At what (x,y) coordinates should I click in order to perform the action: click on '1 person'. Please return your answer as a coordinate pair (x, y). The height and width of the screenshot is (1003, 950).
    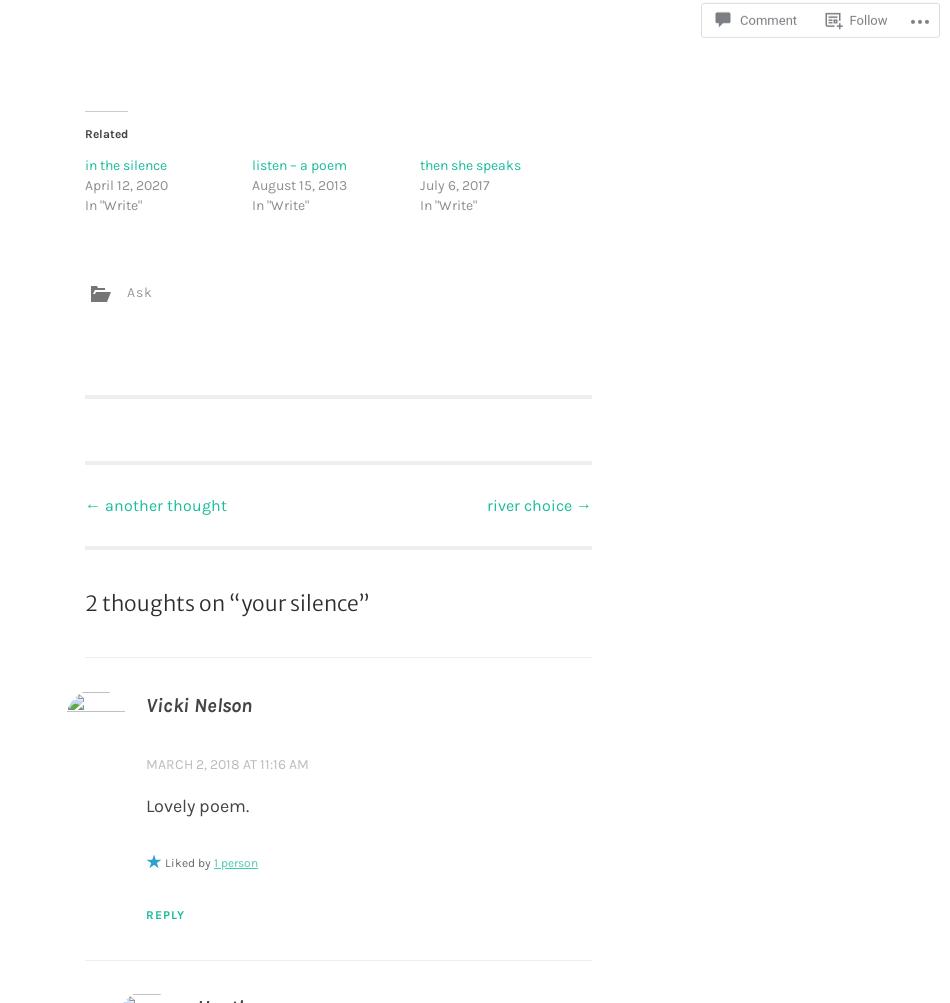
    Looking at the image, I should click on (214, 861).